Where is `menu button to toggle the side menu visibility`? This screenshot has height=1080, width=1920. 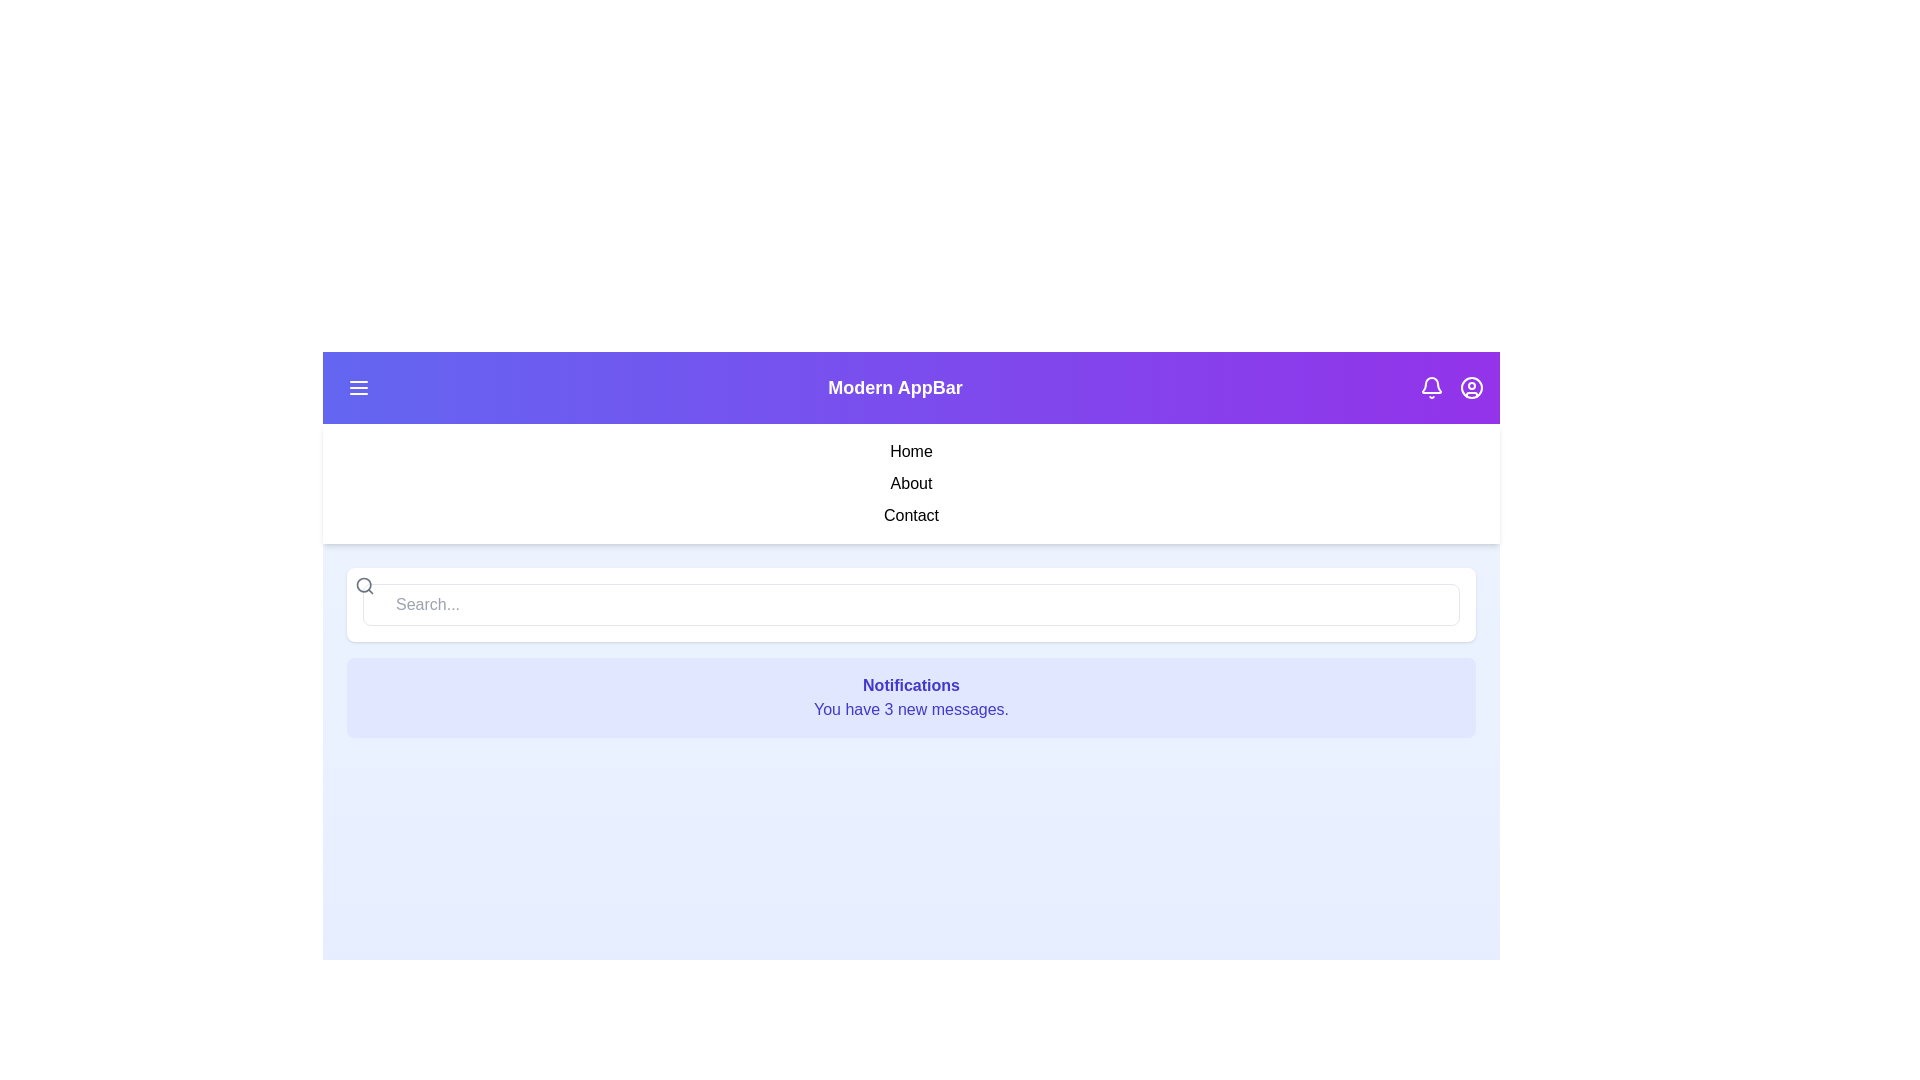 menu button to toggle the side menu visibility is located at coordinates (359, 388).